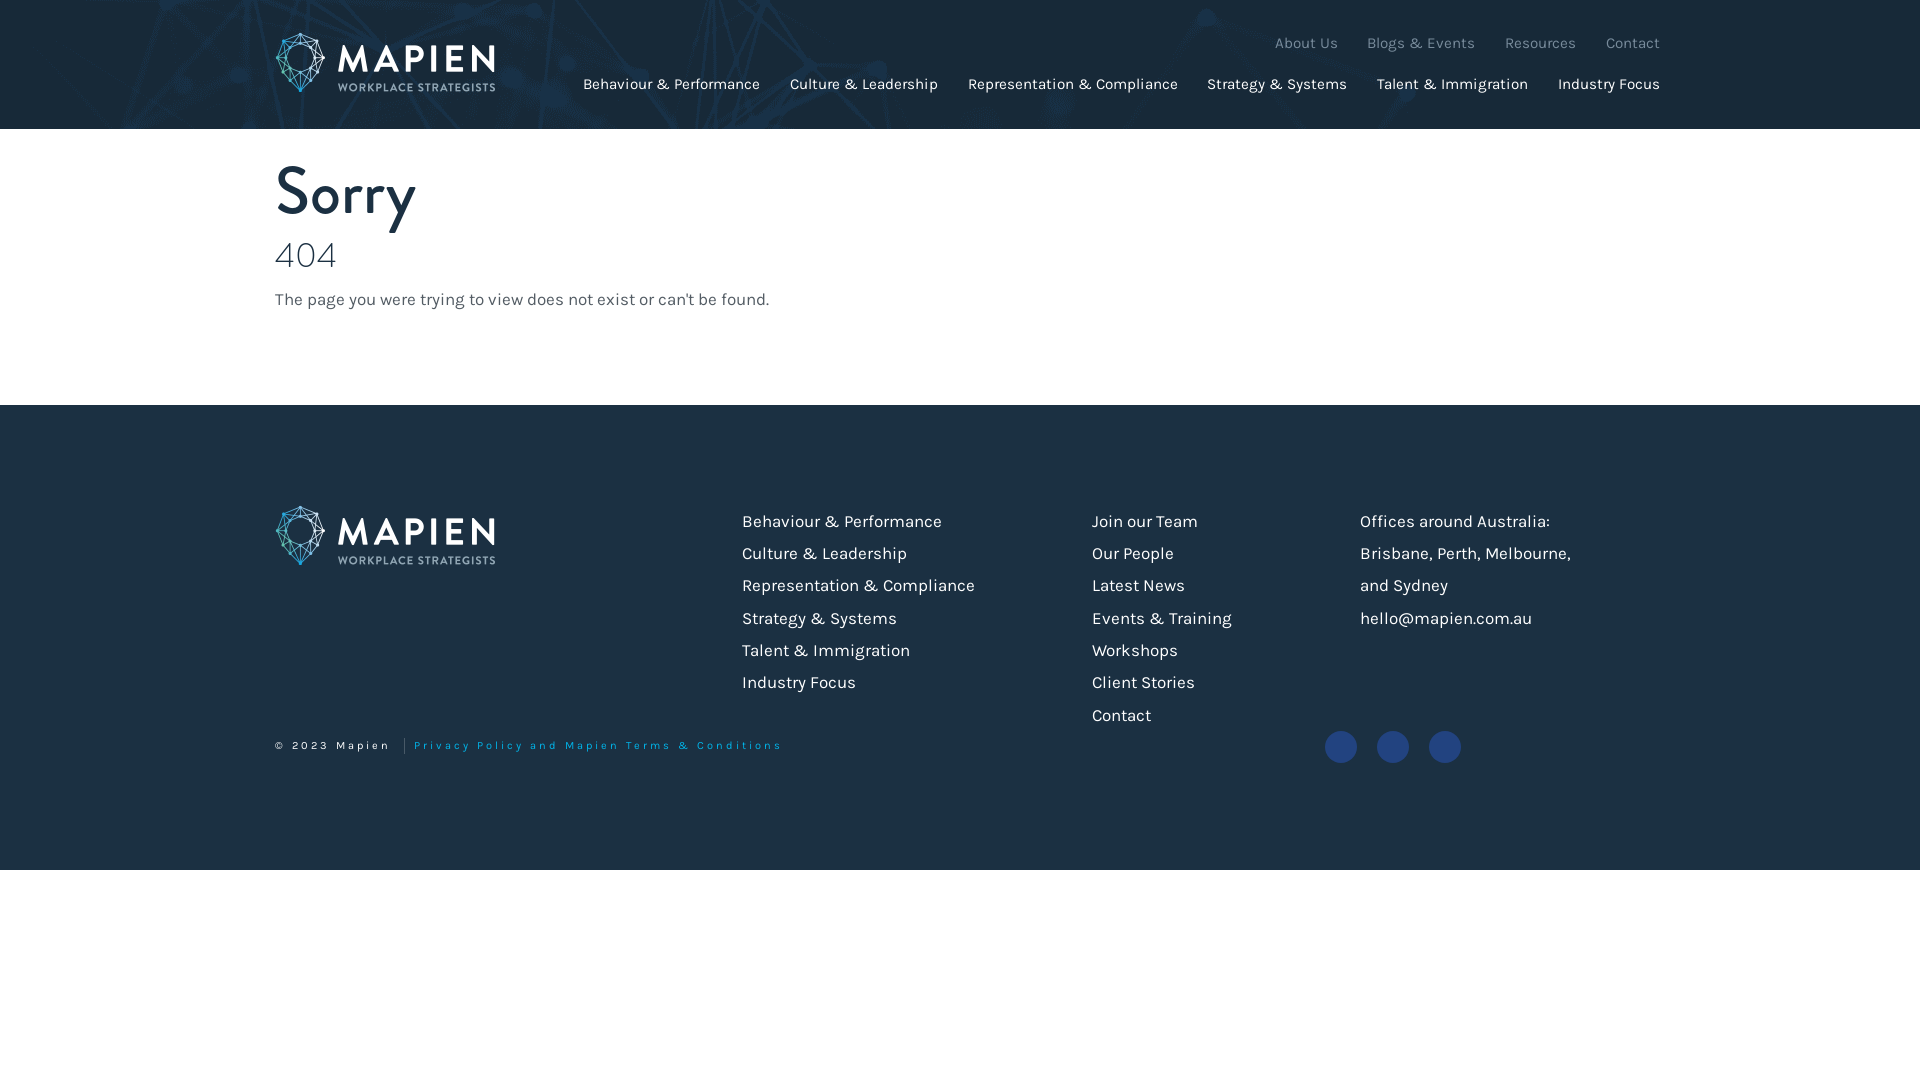 Image resolution: width=1920 pixels, height=1080 pixels. What do you see at coordinates (671, 82) in the screenshot?
I see `'Behaviour & Performance'` at bounding box center [671, 82].